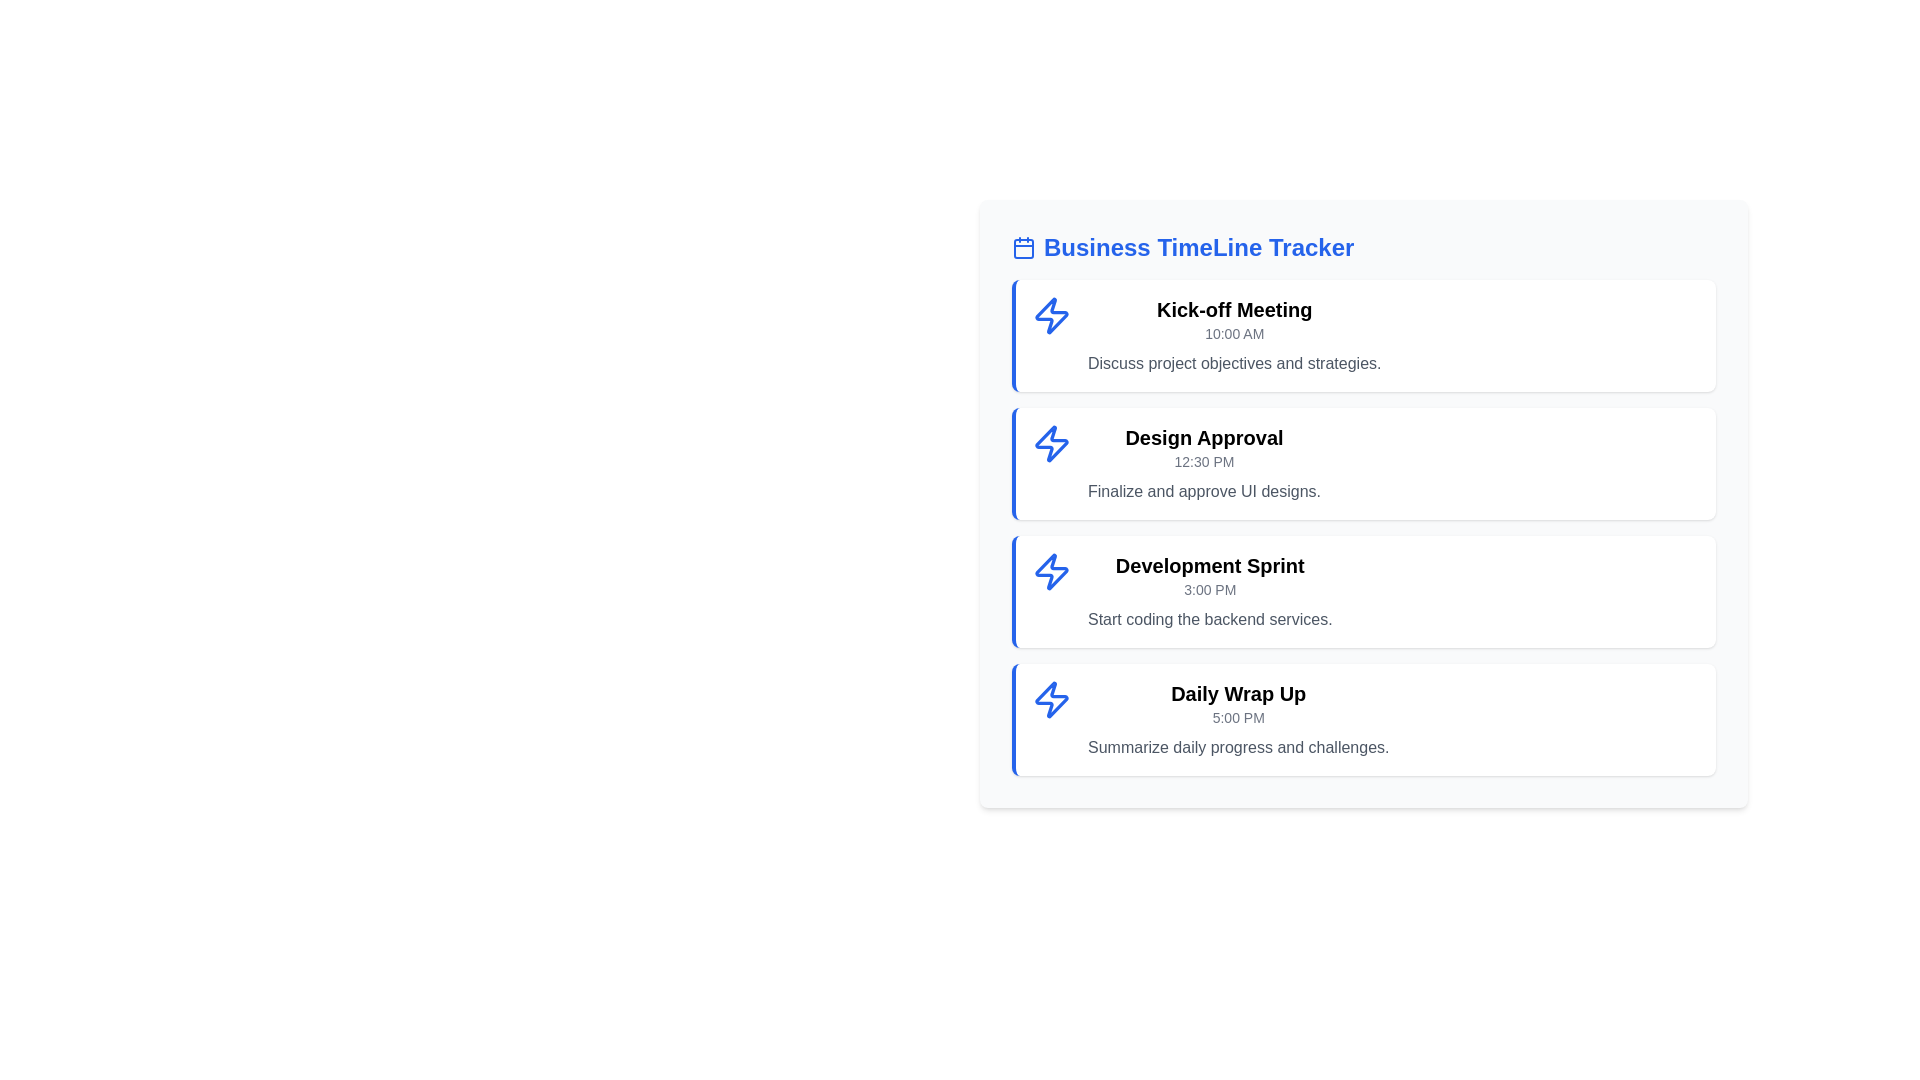  What do you see at coordinates (1233, 333) in the screenshot?
I see `the static text element that displays the time for the 'Kick-off Meeting' event, located underneath the 'Kick-off Meeting' title in the timeline` at bounding box center [1233, 333].